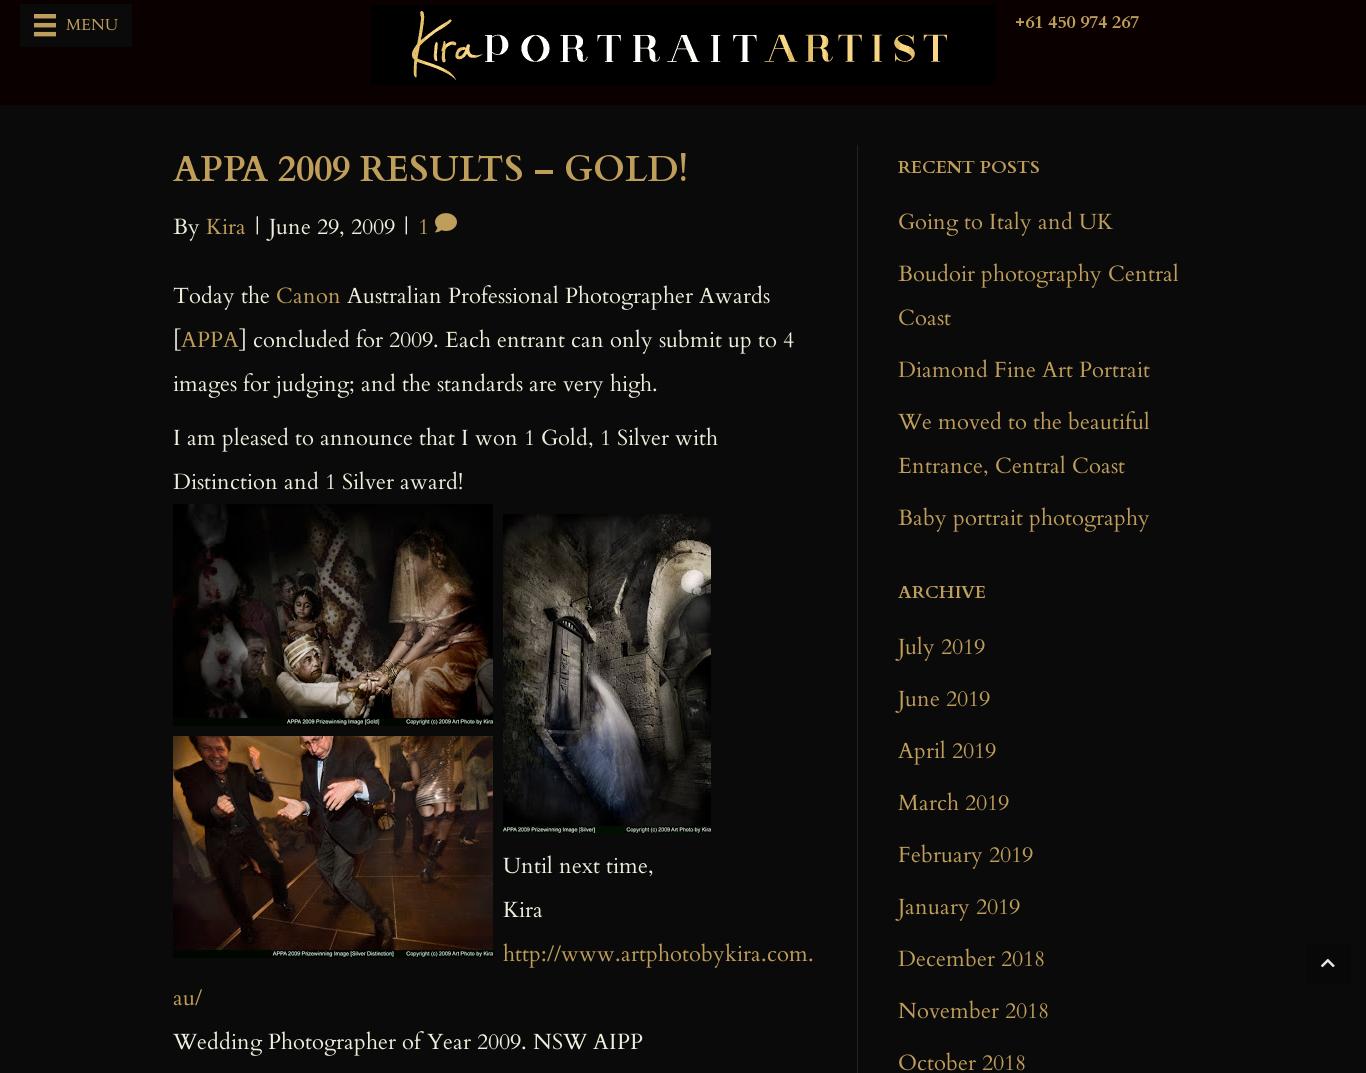 This screenshot has width=1366, height=1073. Describe the element at coordinates (1023, 368) in the screenshot. I see `'Diamond Fine Art Portrait'` at that location.